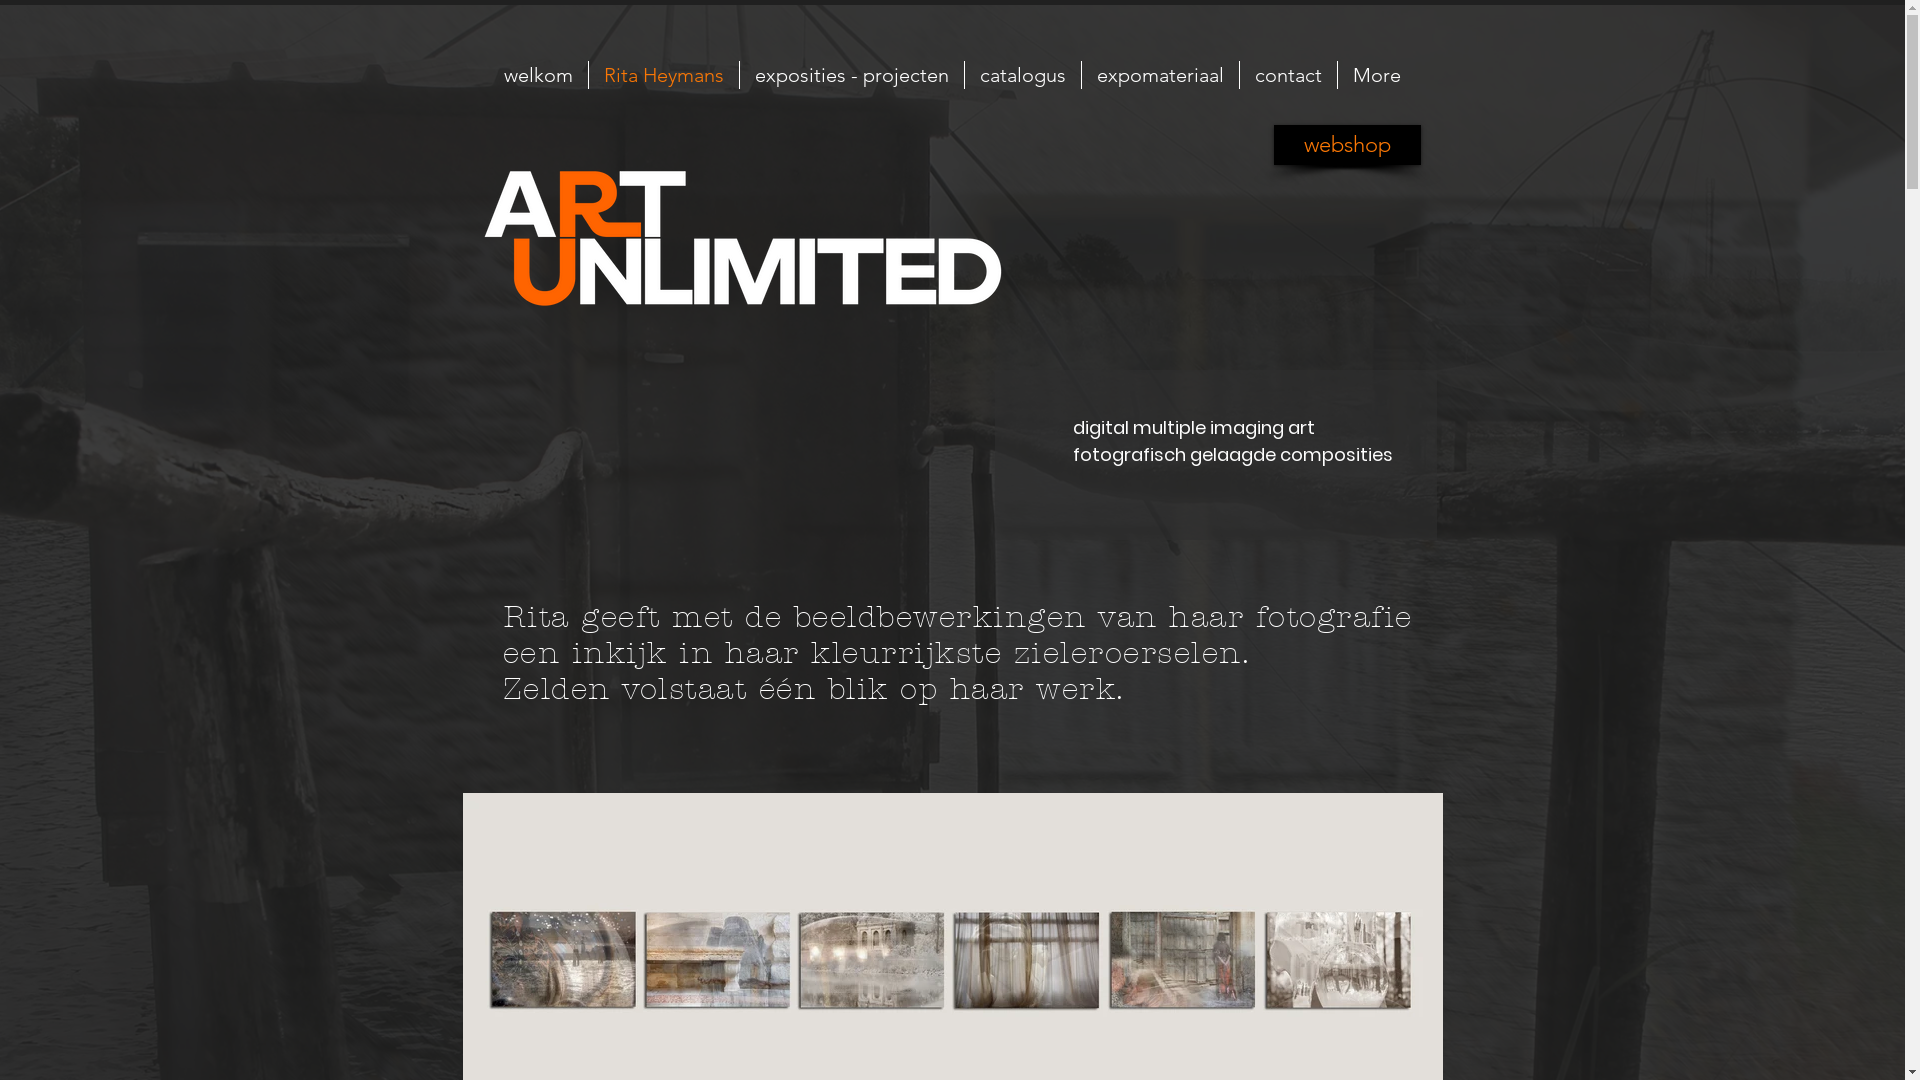  I want to click on 'webshop', so click(1347, 144).